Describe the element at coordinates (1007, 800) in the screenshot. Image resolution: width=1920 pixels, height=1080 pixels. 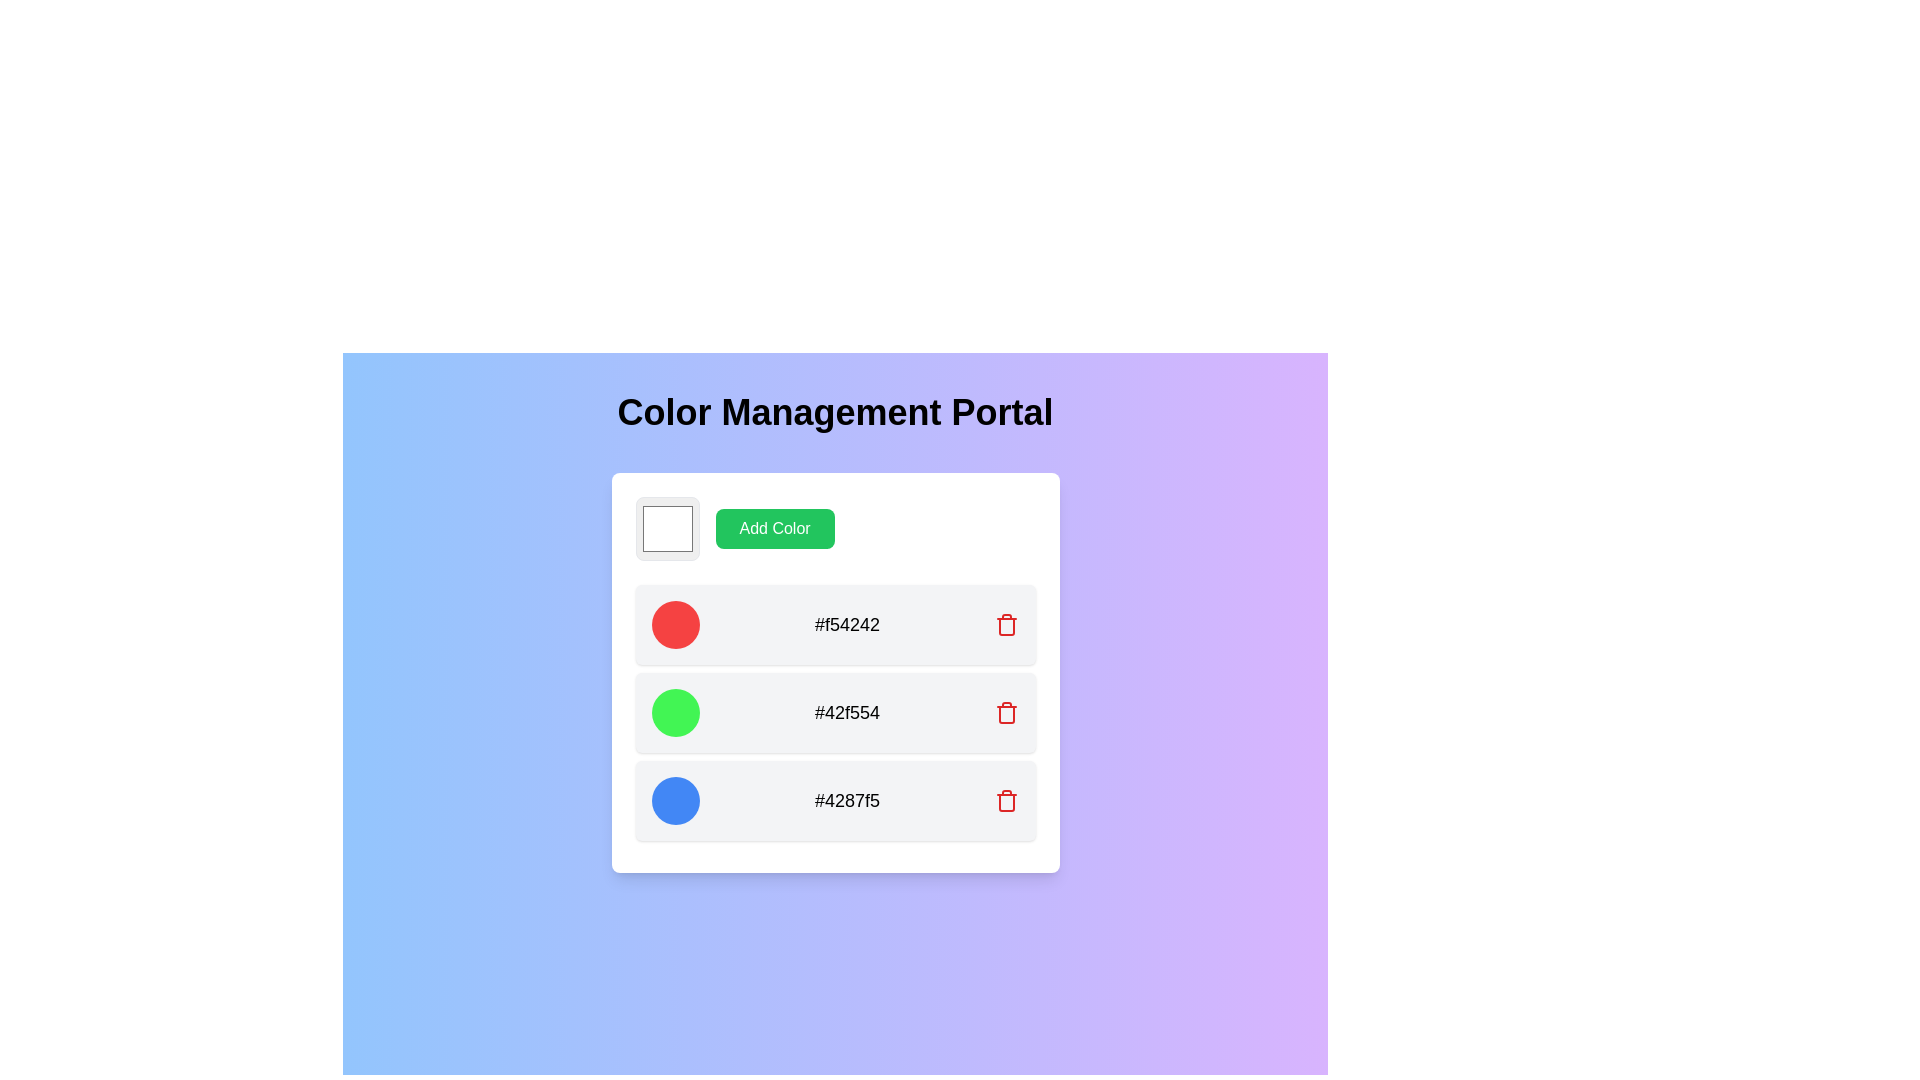
I see `the icon button located on the far right side of the last row` at that location.